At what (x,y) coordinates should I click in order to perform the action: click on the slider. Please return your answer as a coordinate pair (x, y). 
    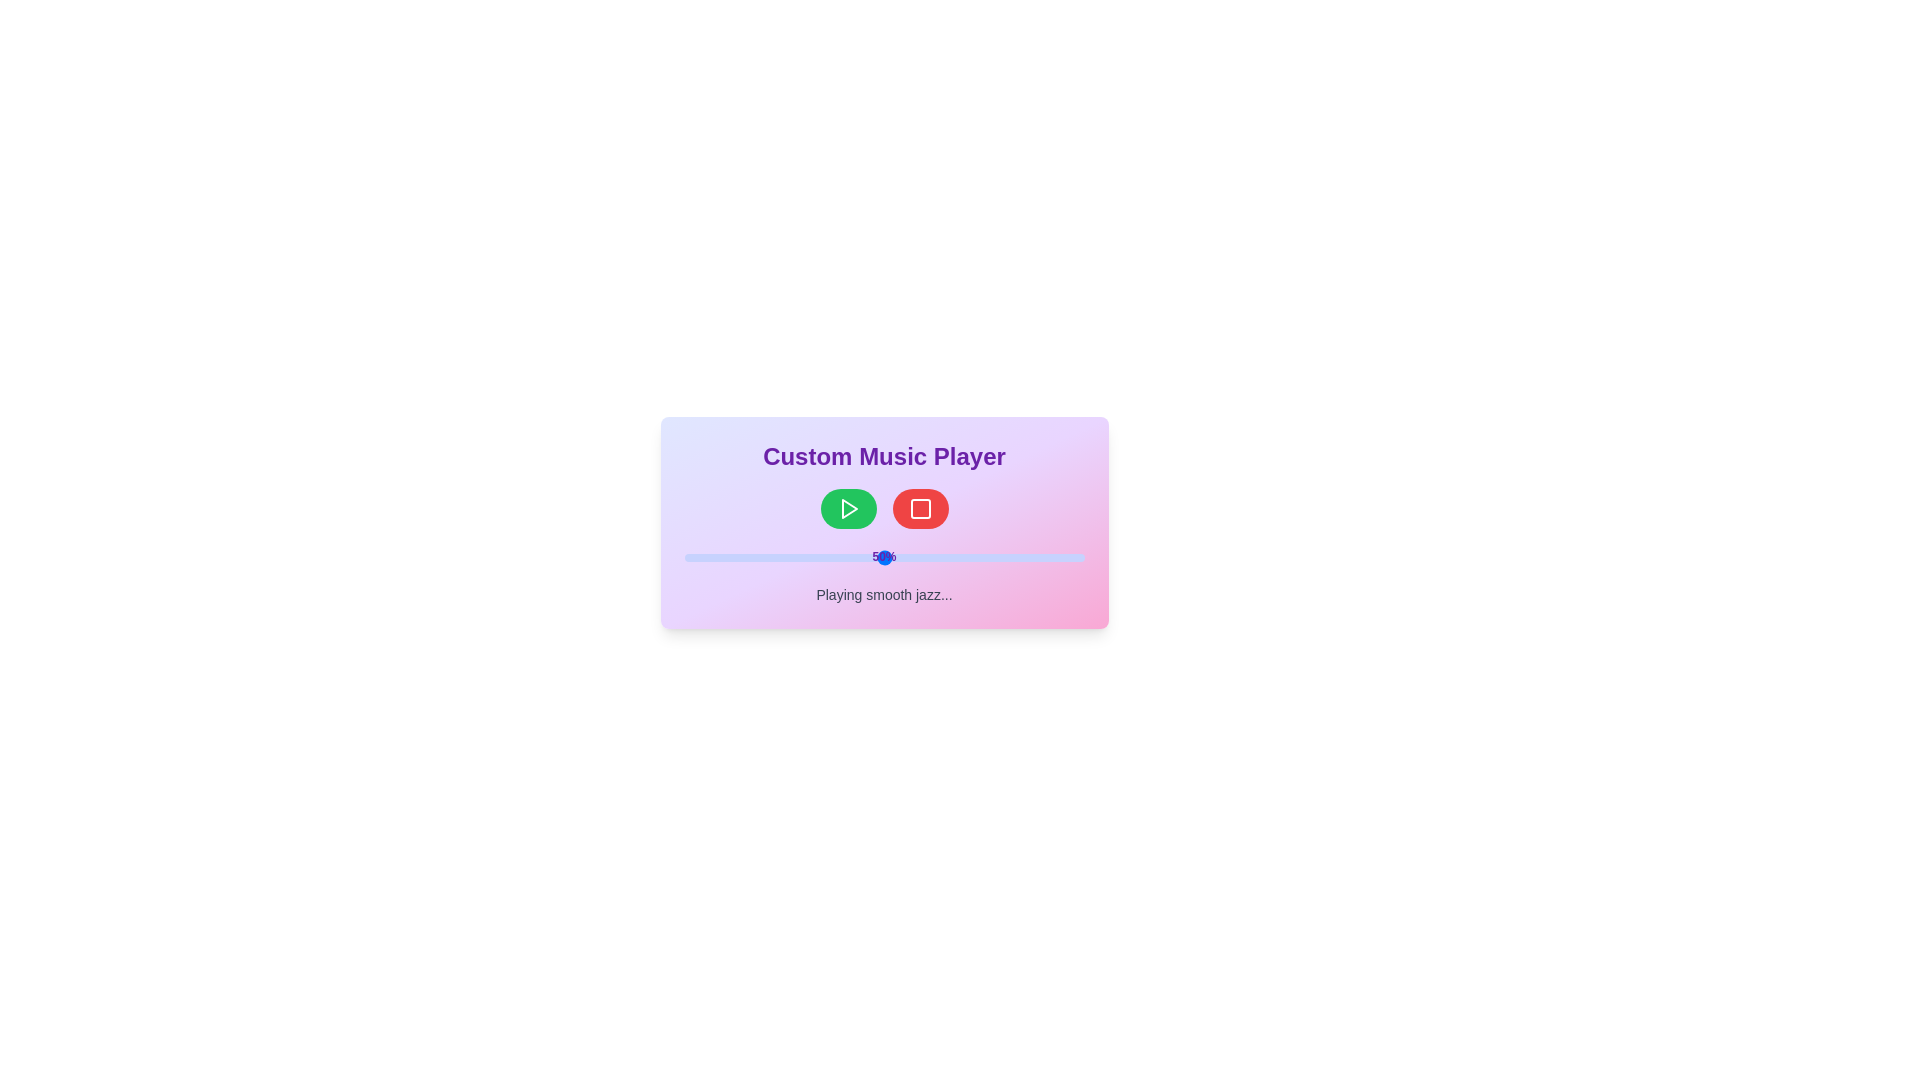
    Looking at the image, I should click on (708, 558).